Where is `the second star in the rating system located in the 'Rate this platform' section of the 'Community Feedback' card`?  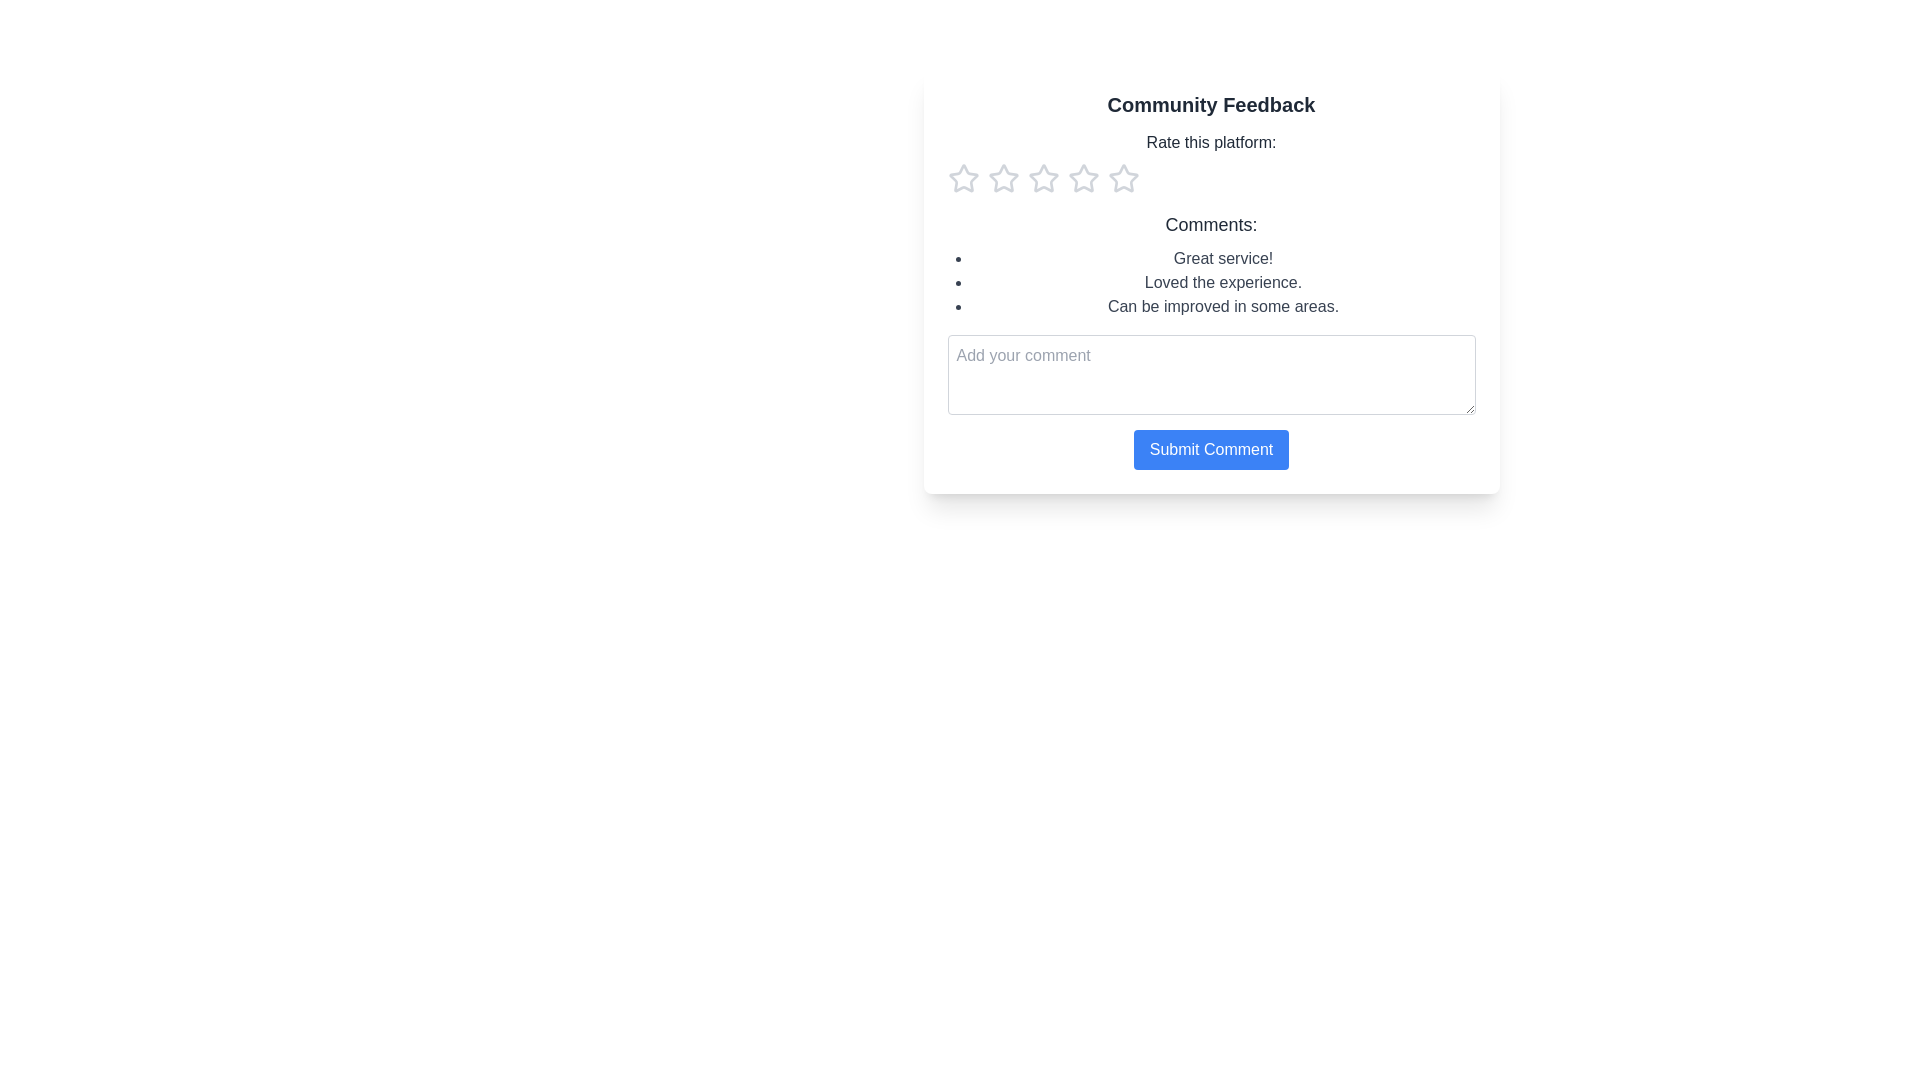 the second star in the rating system located in the 'Rate this platform' section of the 'Community Feedback' card is located at coordinates (1042, 177).